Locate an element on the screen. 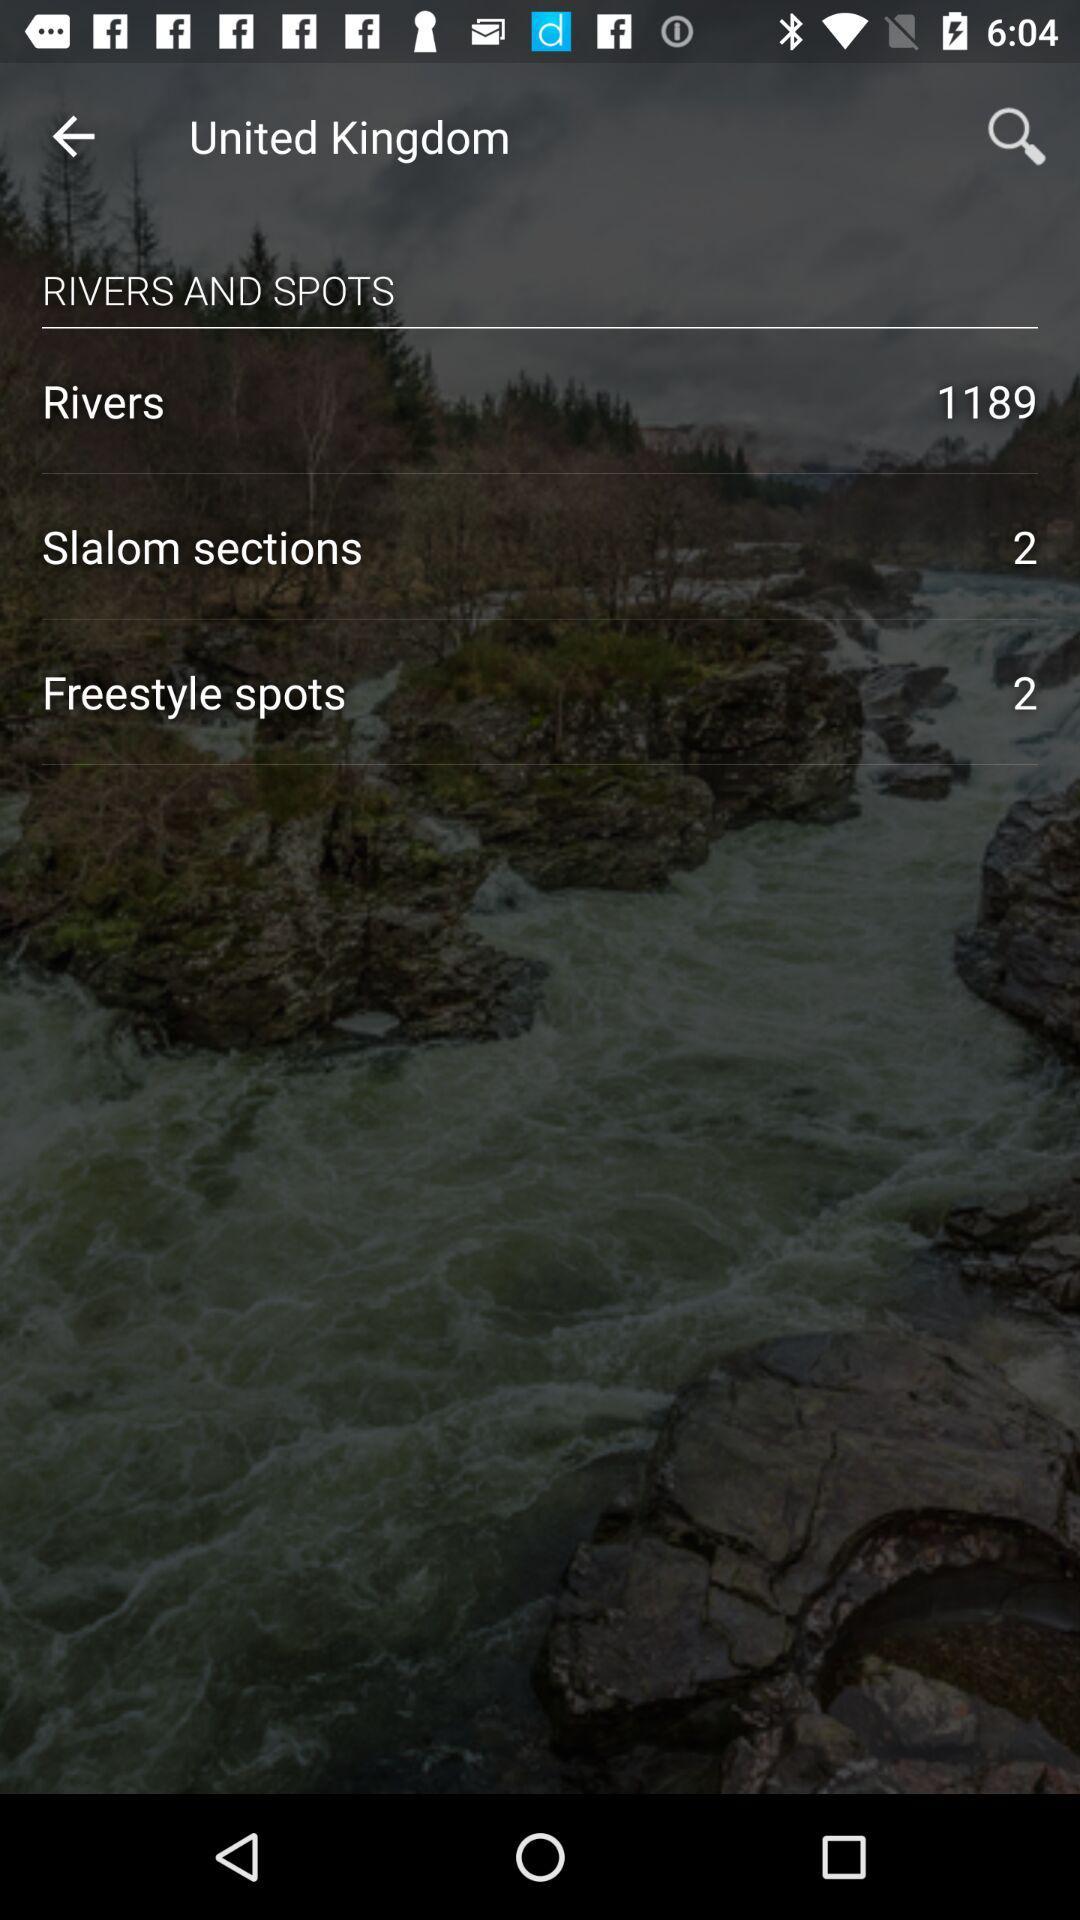  slalom sections is located at coordinates (505, 546).